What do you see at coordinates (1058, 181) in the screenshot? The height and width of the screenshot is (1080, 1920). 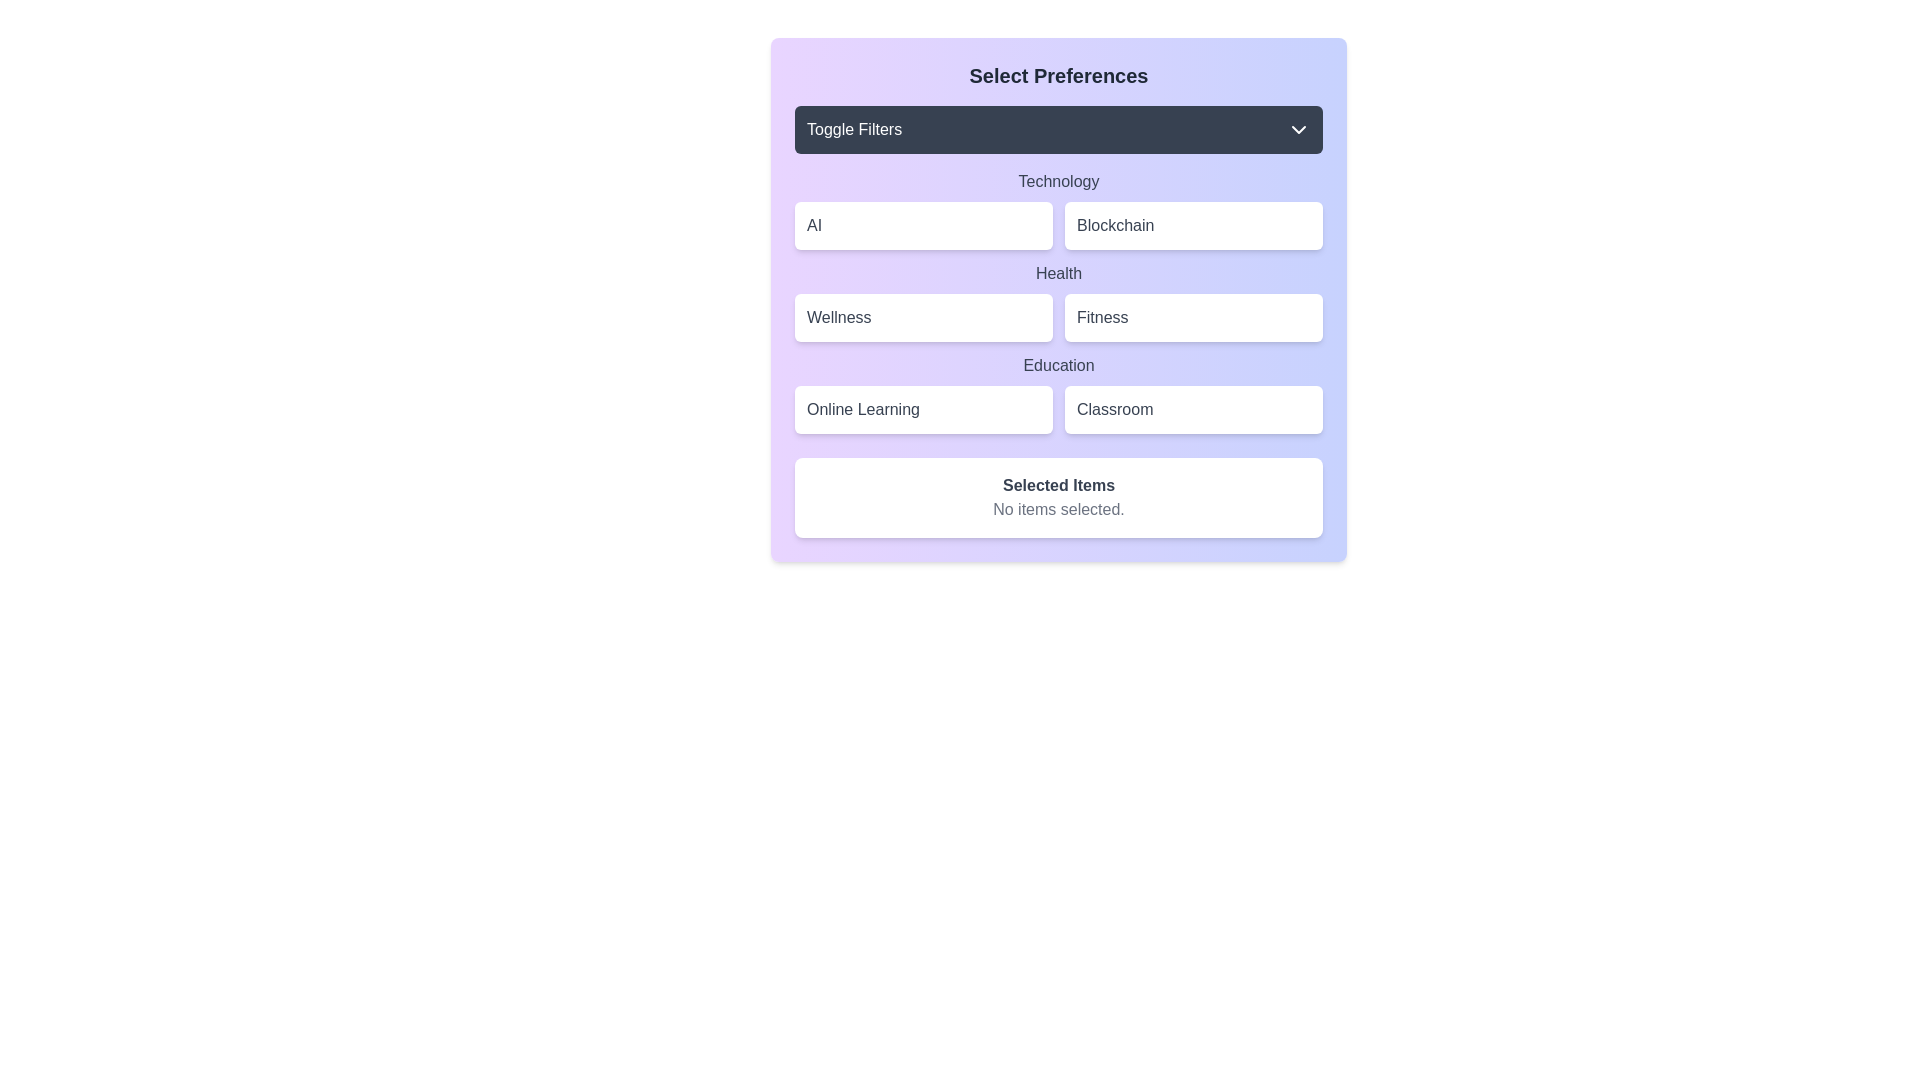 I see `the bold medium-sized static text label 'Technology' which is styled in dark gray and located above the options in the section` at bounding box center [1058, 181].